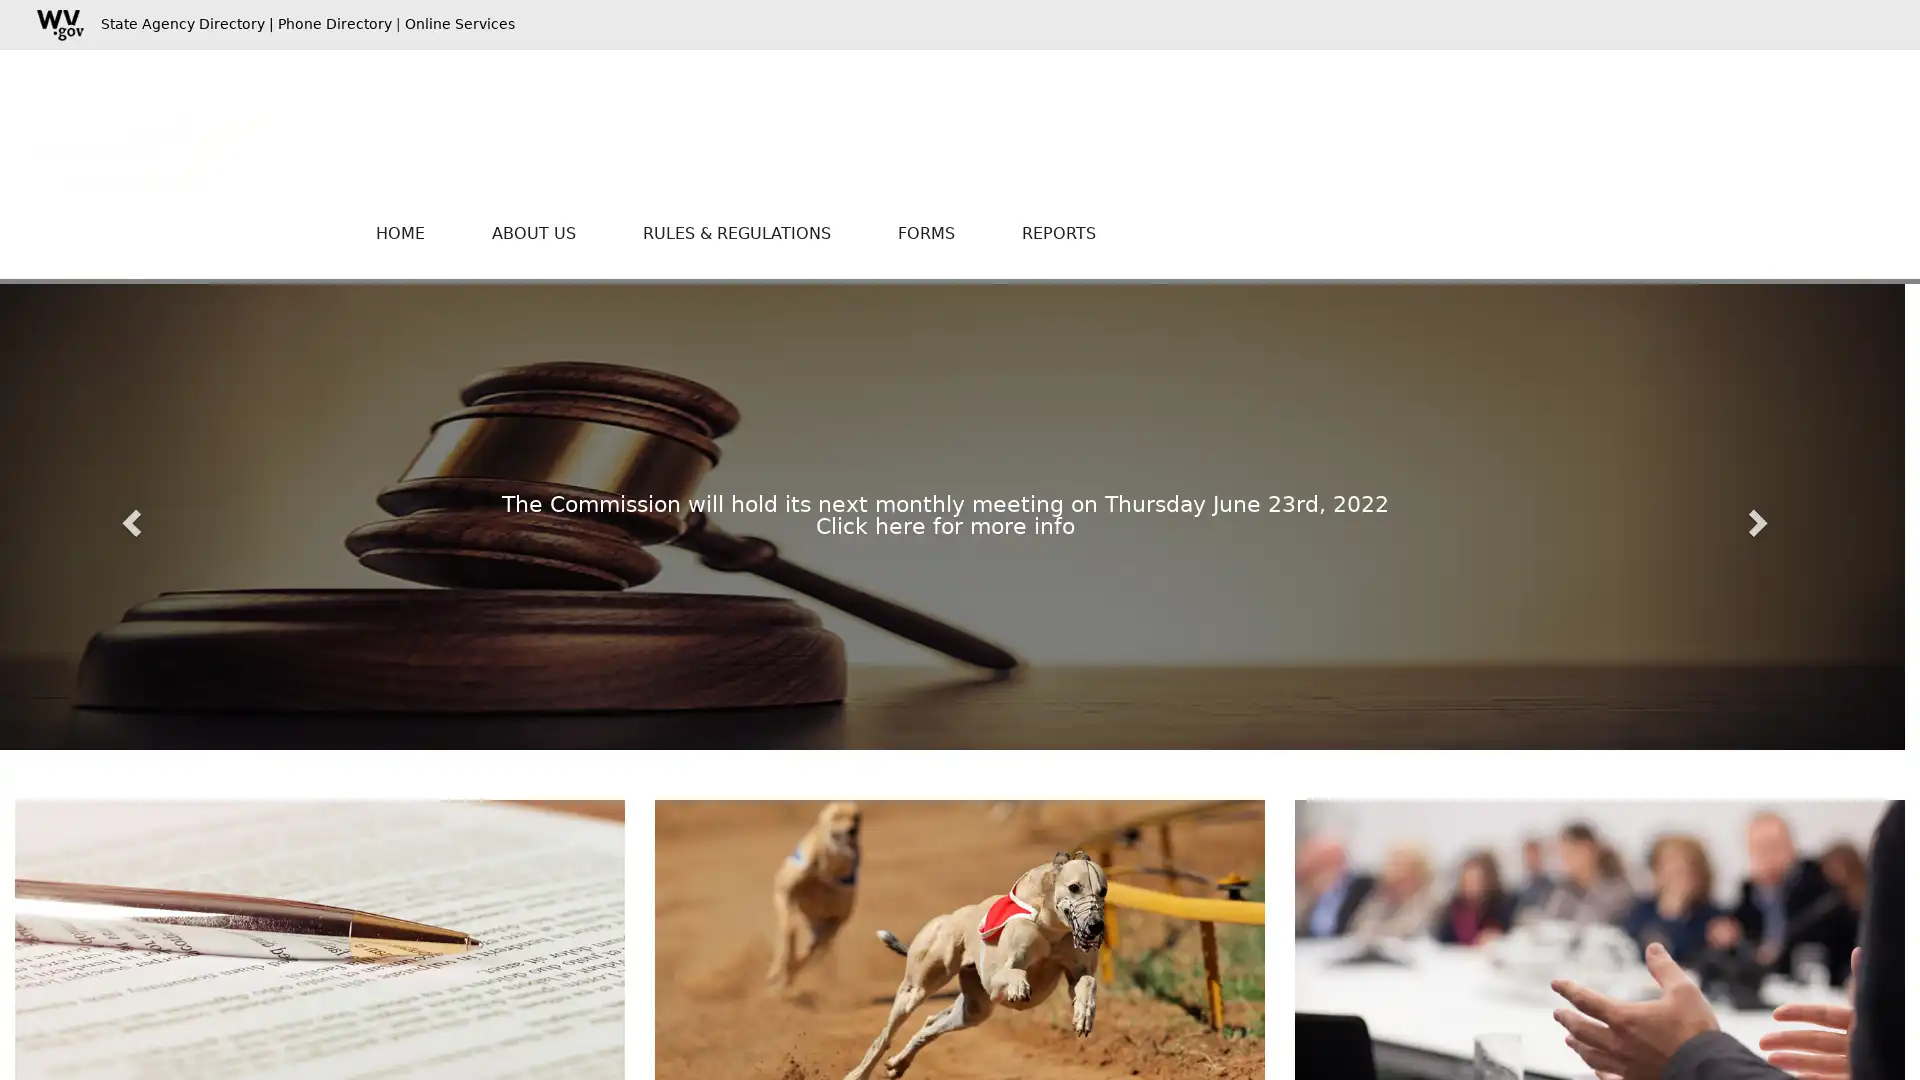 This screenshot has width=1920, height=1080. Describe the element at coordinates (1761, 515) in the screenshot. I see `Next` at that location.